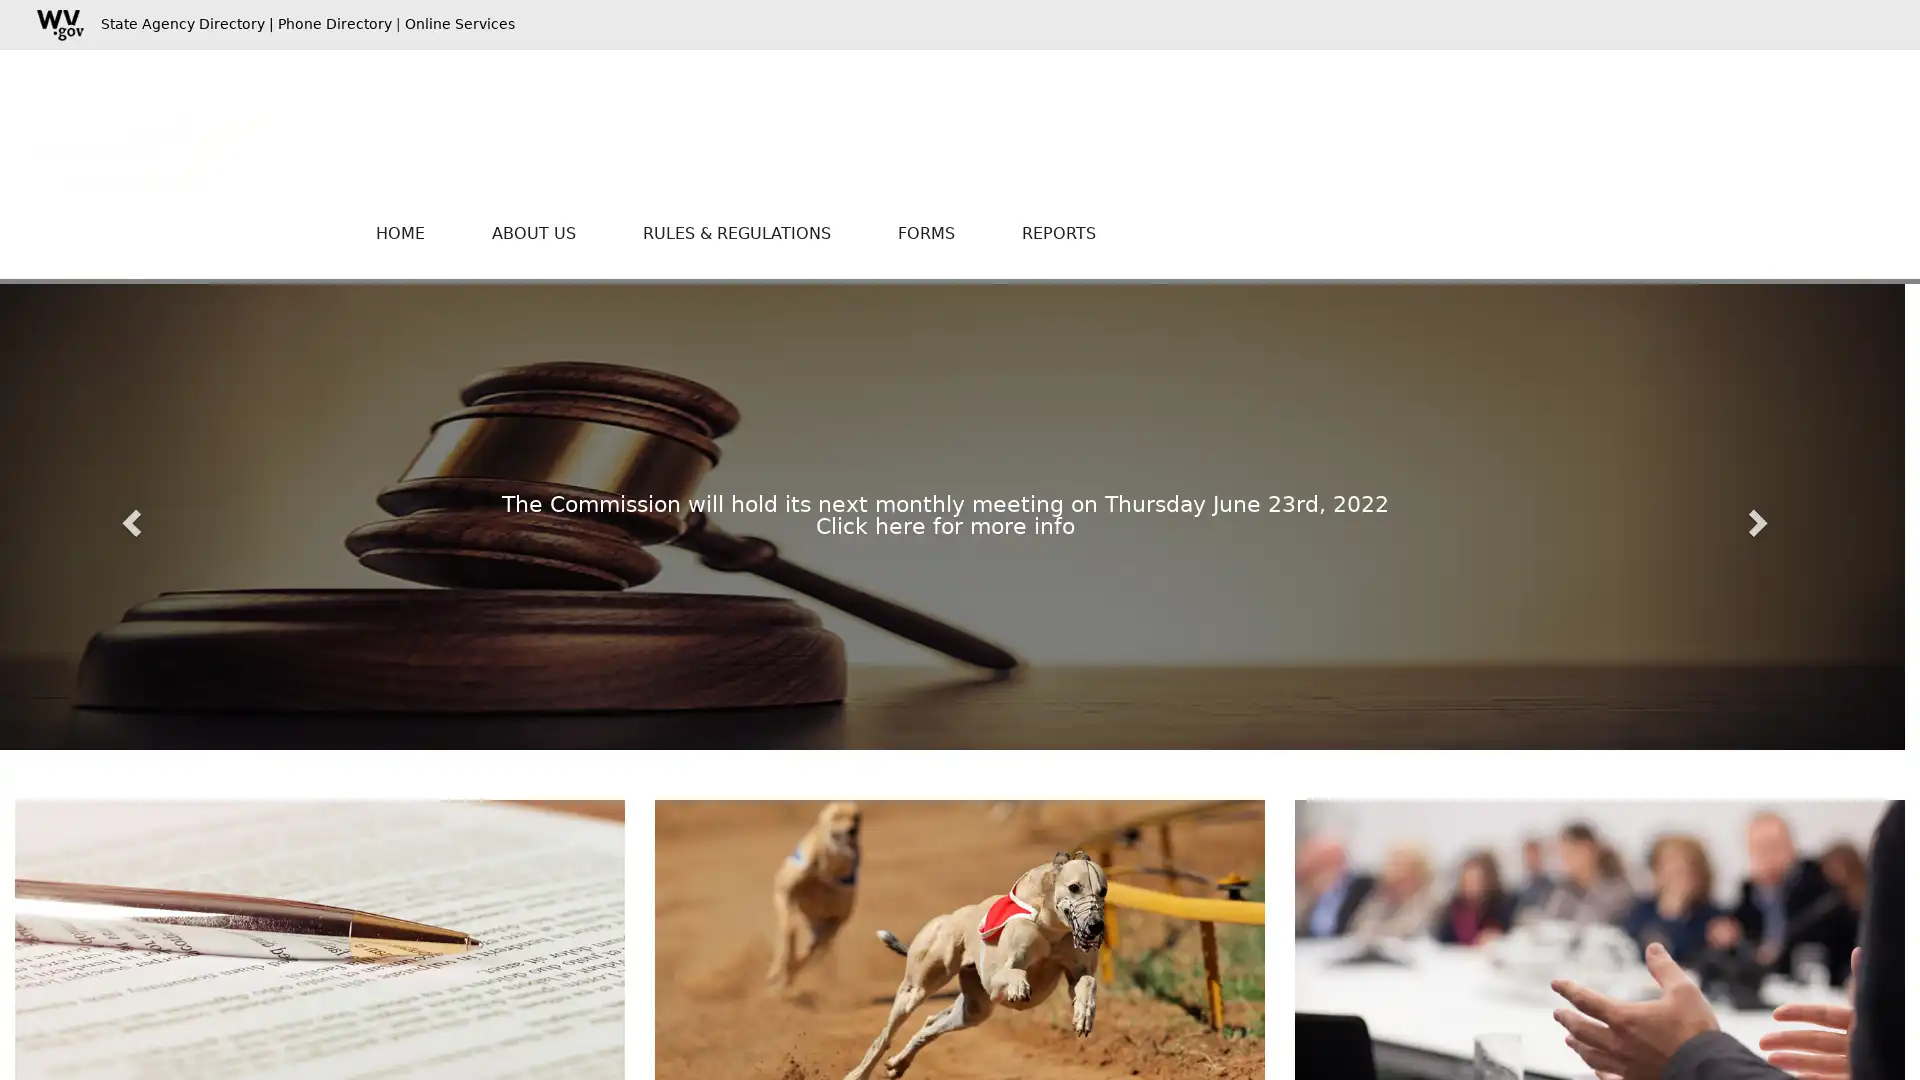 This screenshot has width=1920, height=1080. Describe the element at coordinates (1761, 515) in the screenshot. I see `Next` at that location.